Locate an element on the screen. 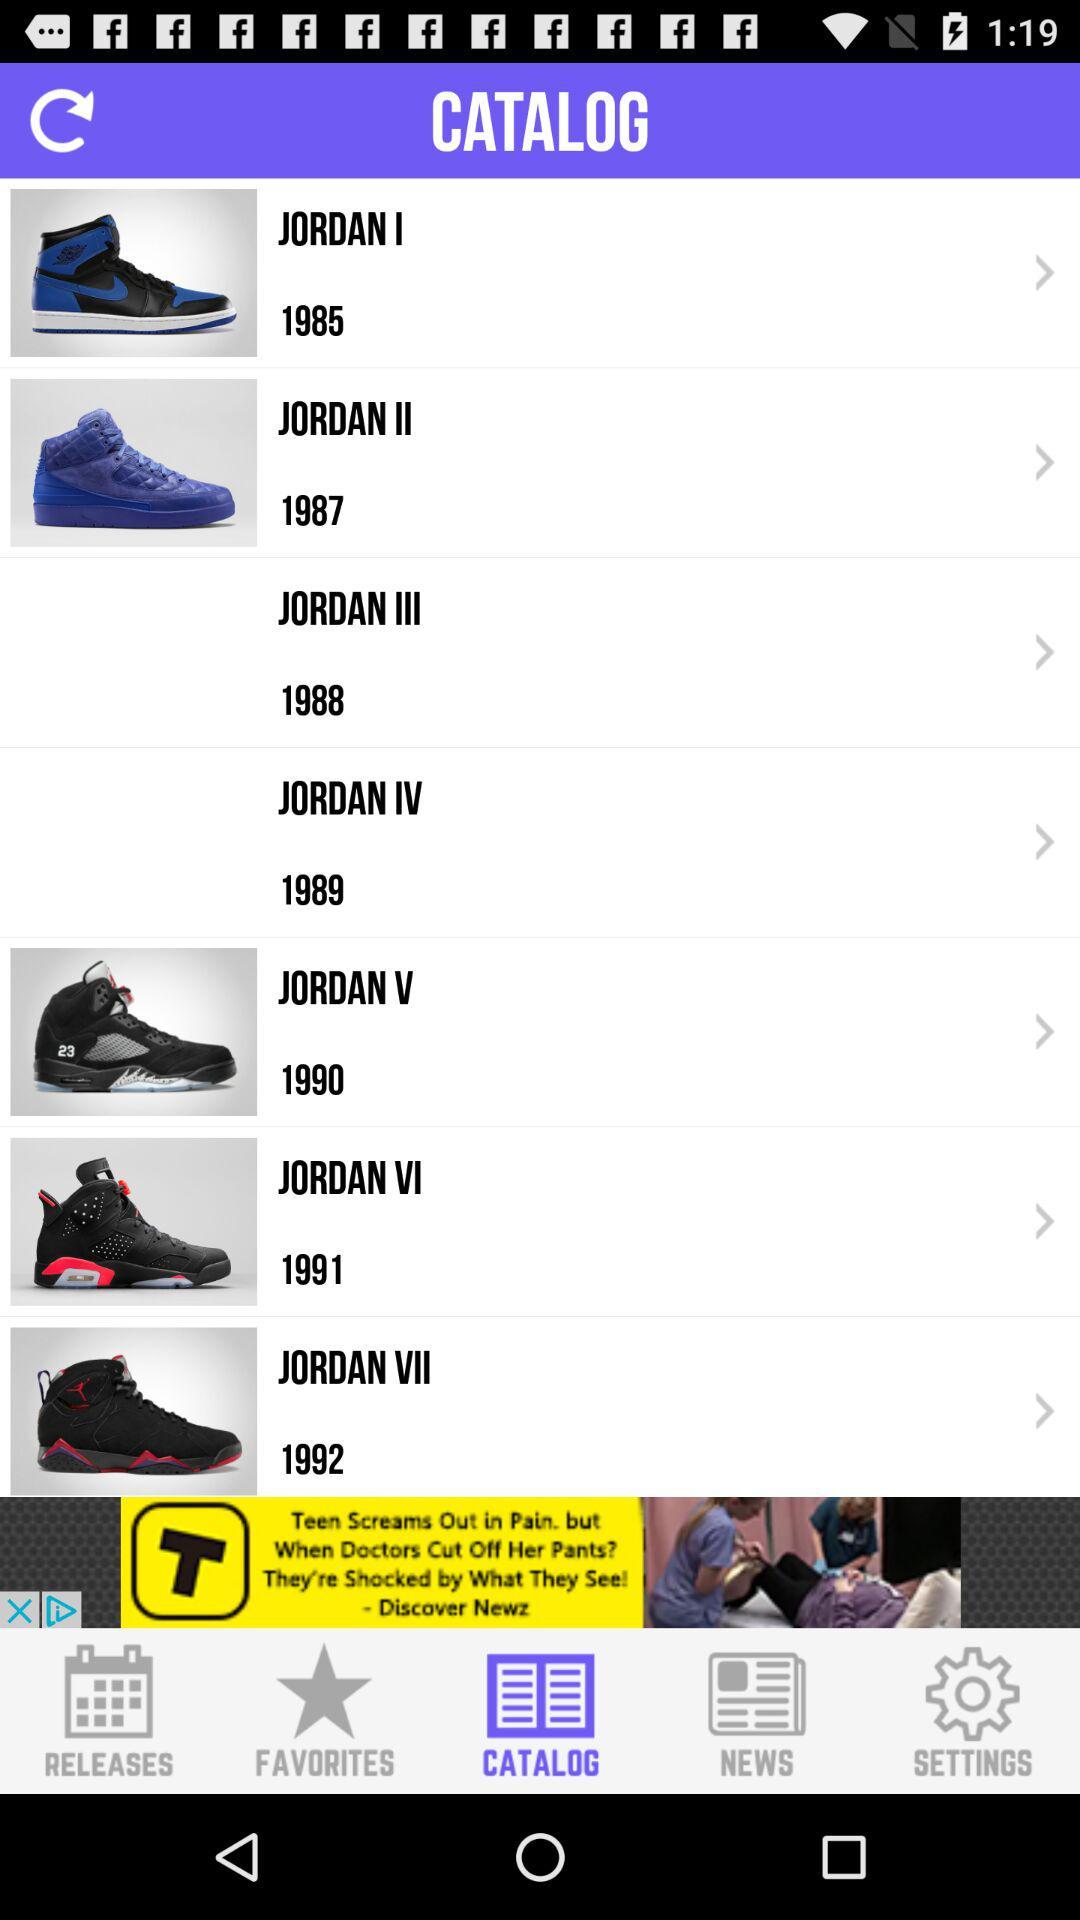 The image size is (1080, 1920). the star icon is located at coordinates (323, 1831).